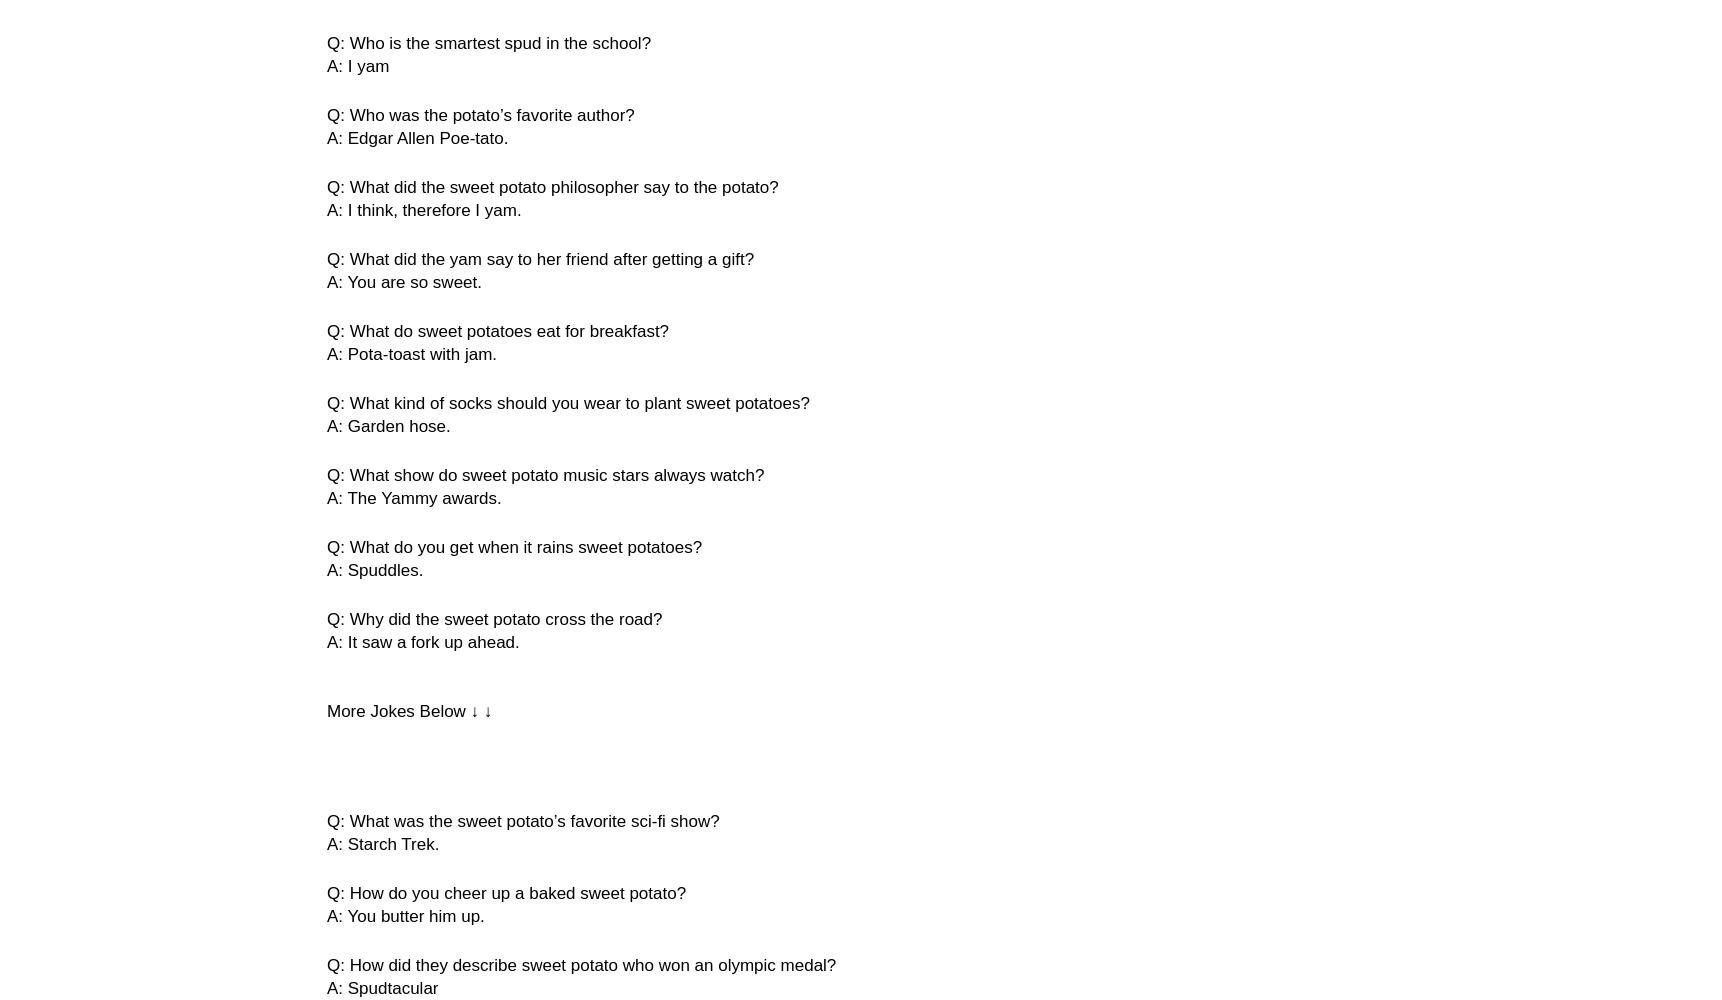  Describe the element at coordinates (479, 114) in the screenshot. I see `'Q: Who was the potato’s favorite author?'` at that location.